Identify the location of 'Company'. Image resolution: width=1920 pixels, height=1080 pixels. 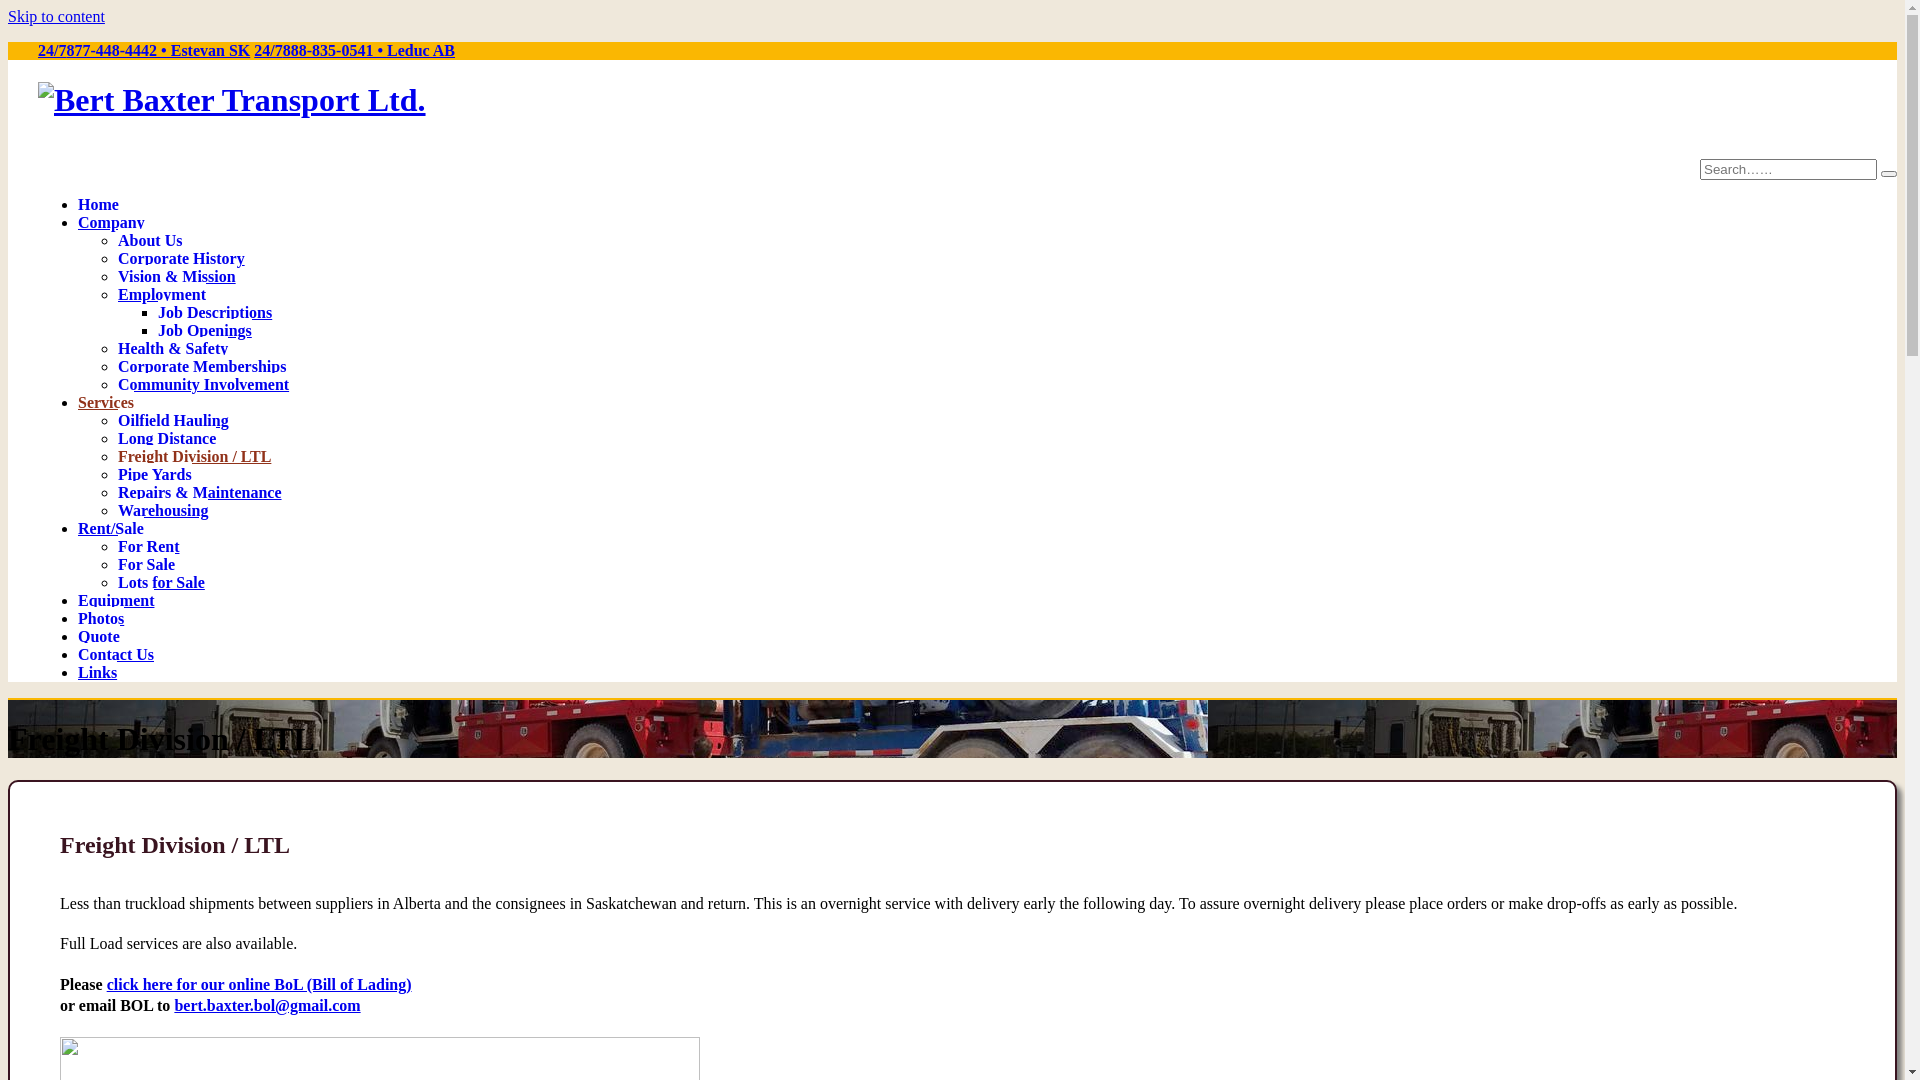
(77, 220).